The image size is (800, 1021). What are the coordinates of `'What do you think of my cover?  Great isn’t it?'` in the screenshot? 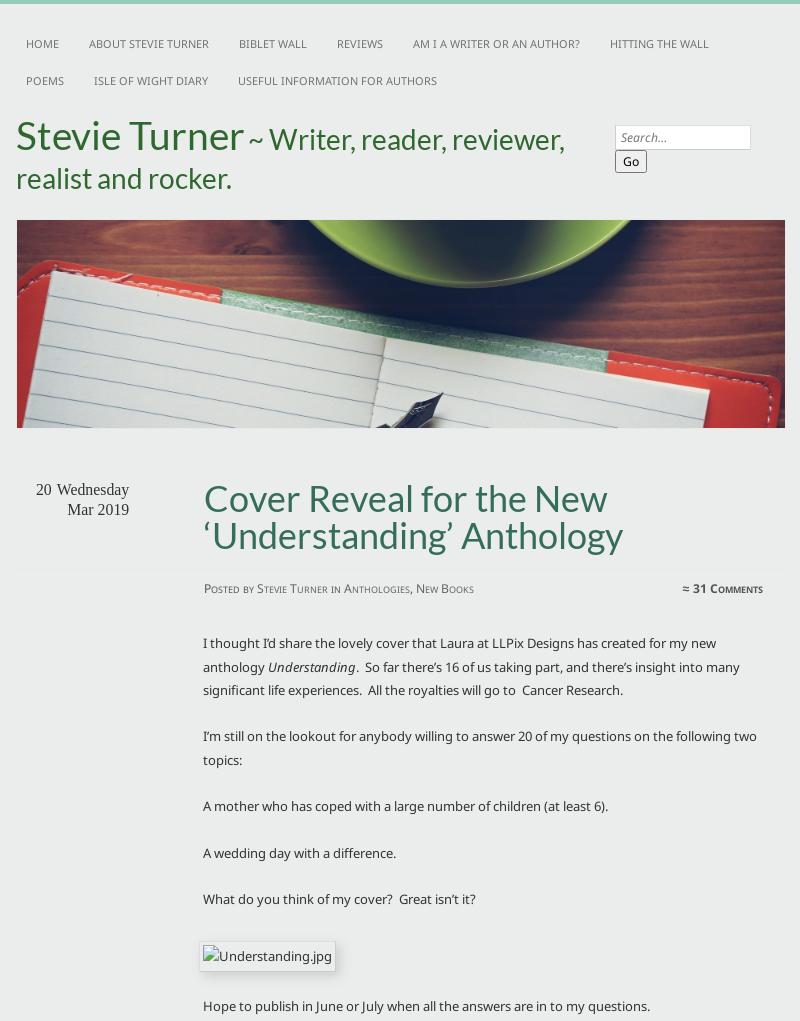 It's located at (339, 896).